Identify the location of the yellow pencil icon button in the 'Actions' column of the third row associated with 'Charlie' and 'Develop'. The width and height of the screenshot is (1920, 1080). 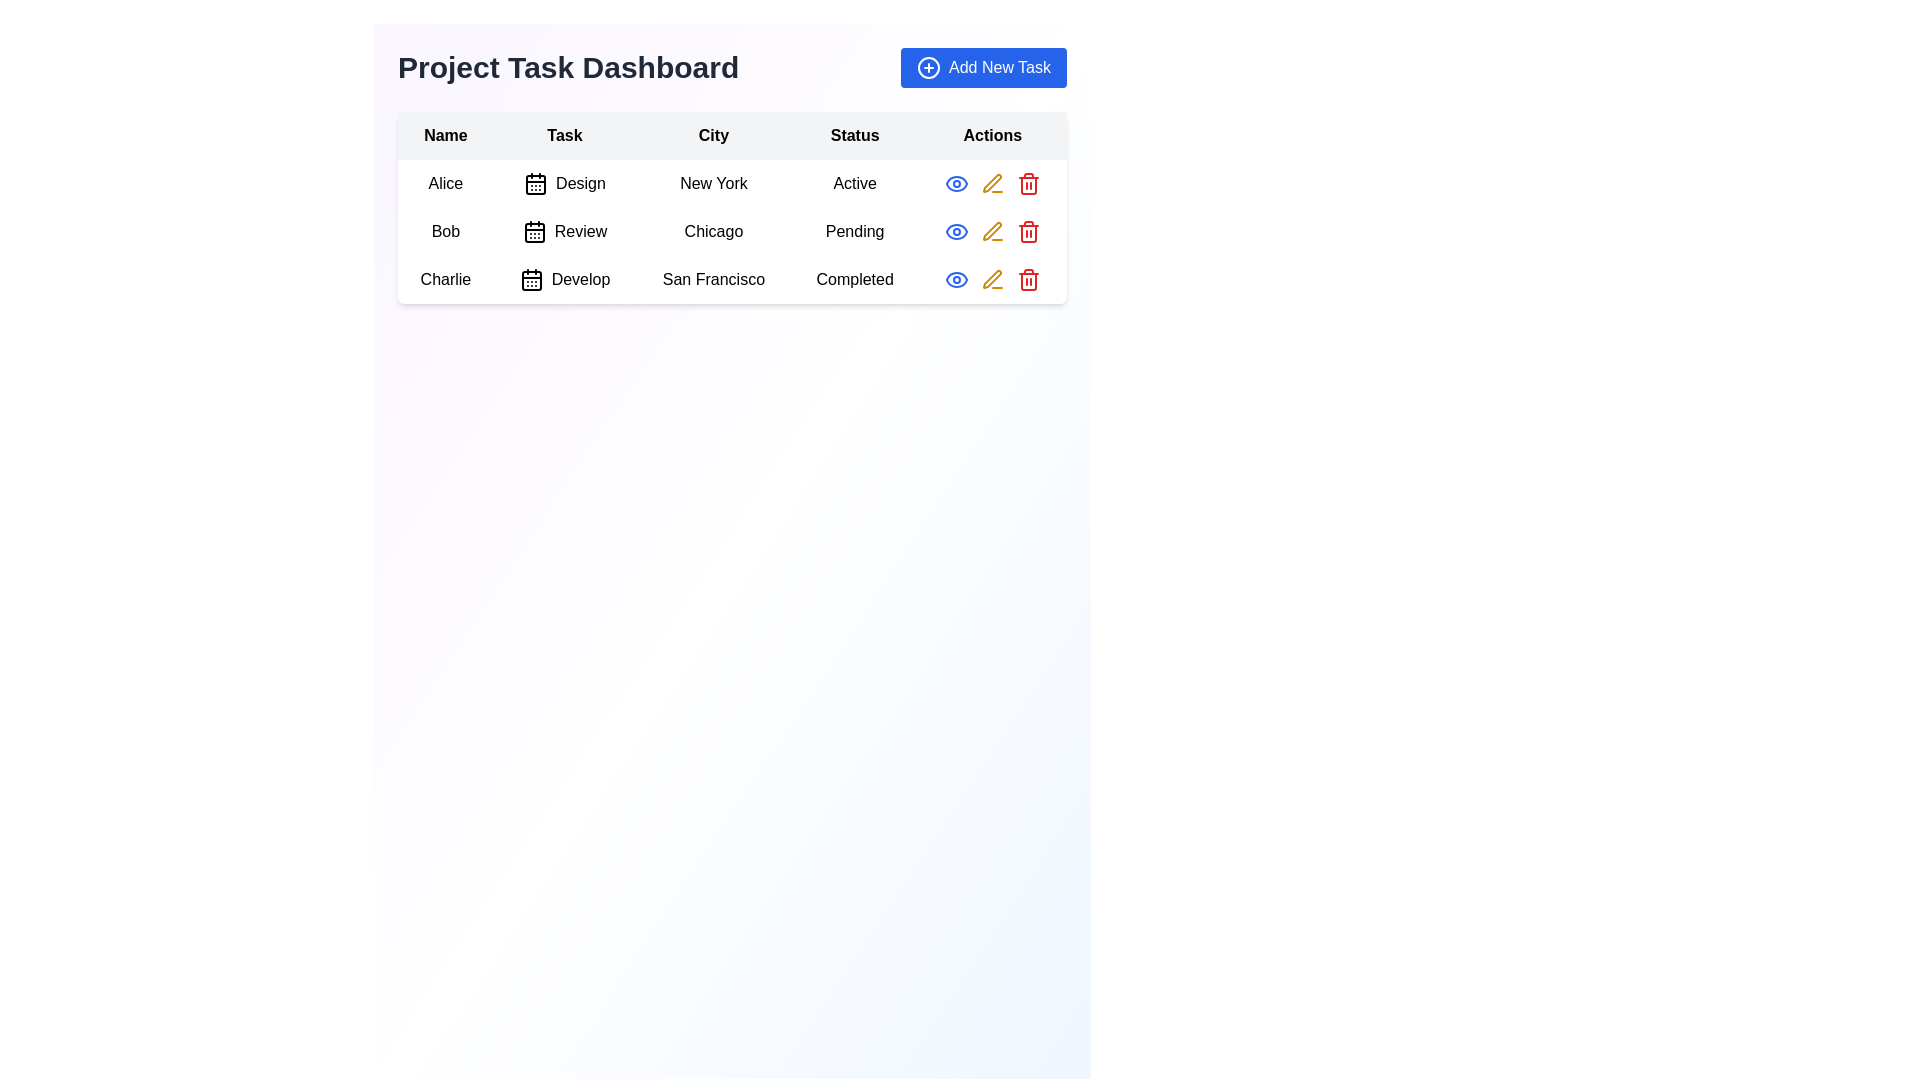
(992, 279).